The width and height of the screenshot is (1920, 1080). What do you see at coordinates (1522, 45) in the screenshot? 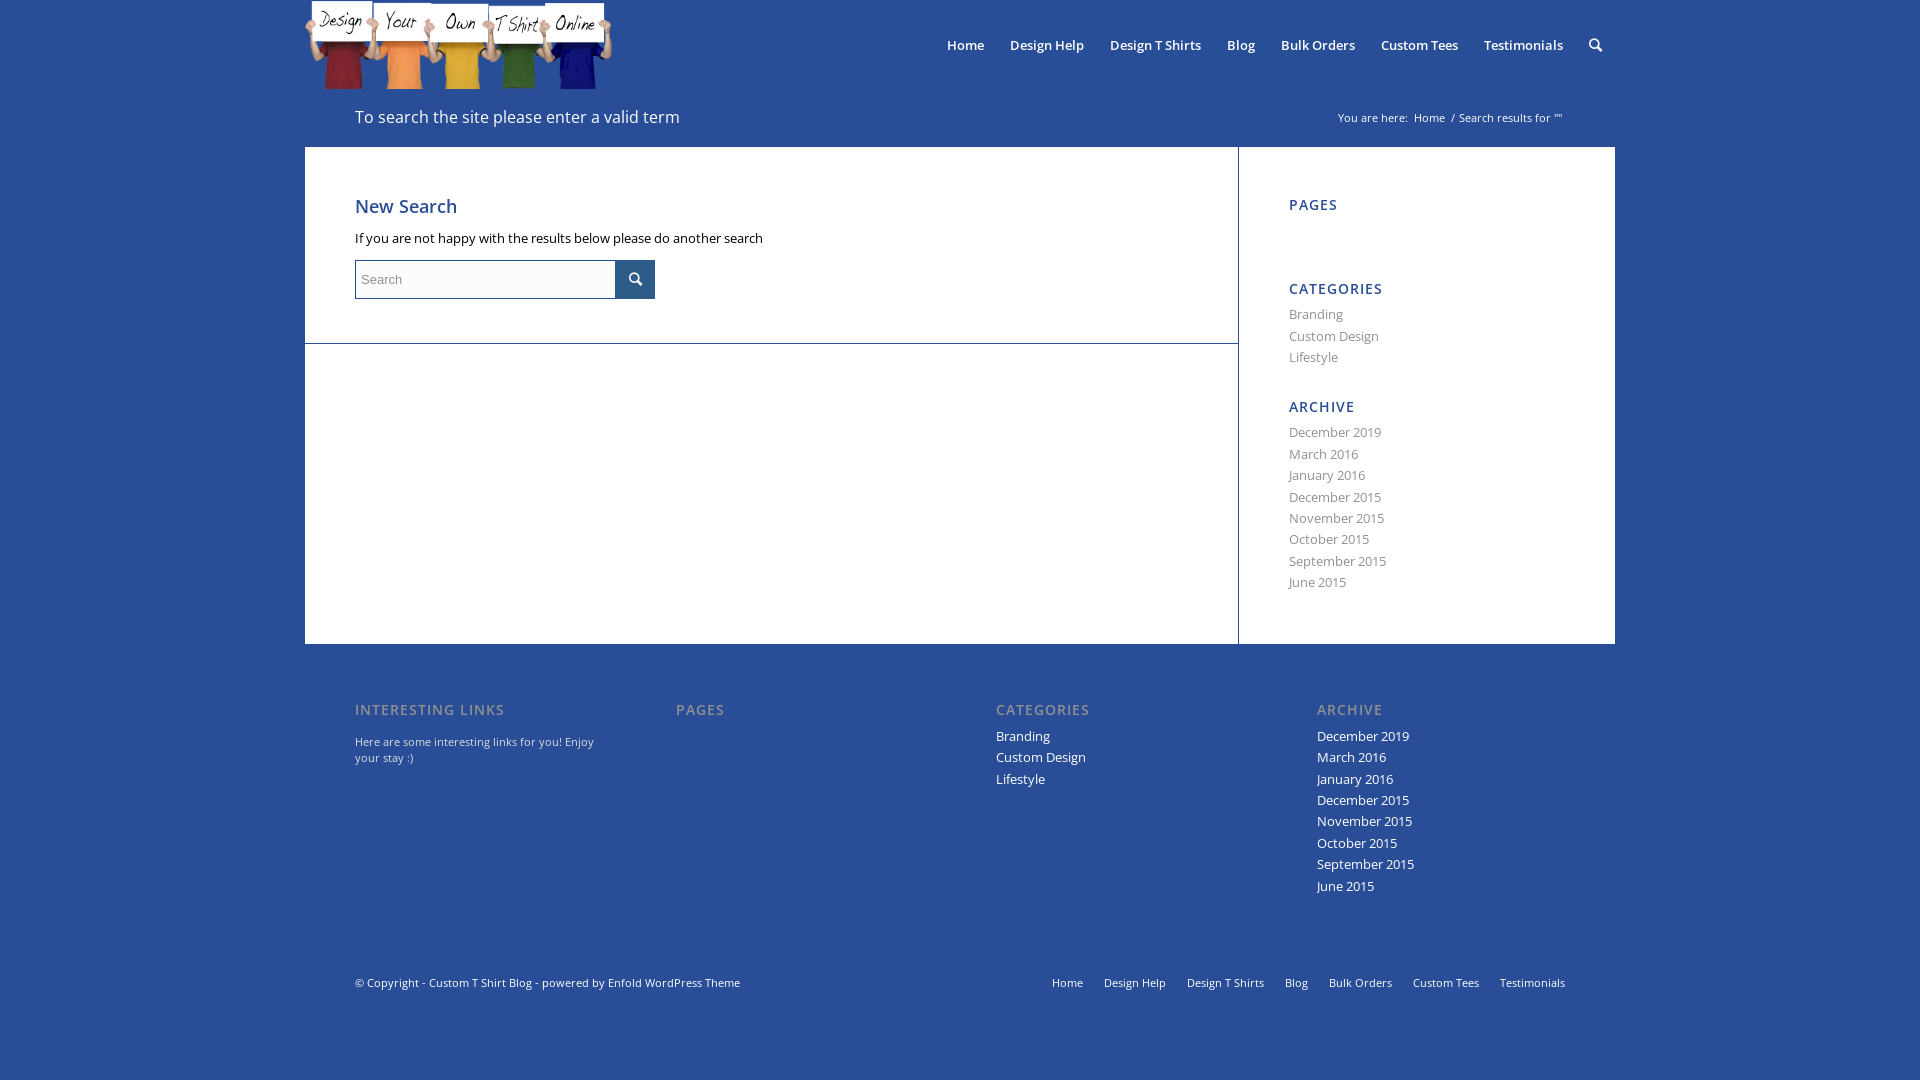
I see `'Testimonials'` at bounding box center [1522, 45].